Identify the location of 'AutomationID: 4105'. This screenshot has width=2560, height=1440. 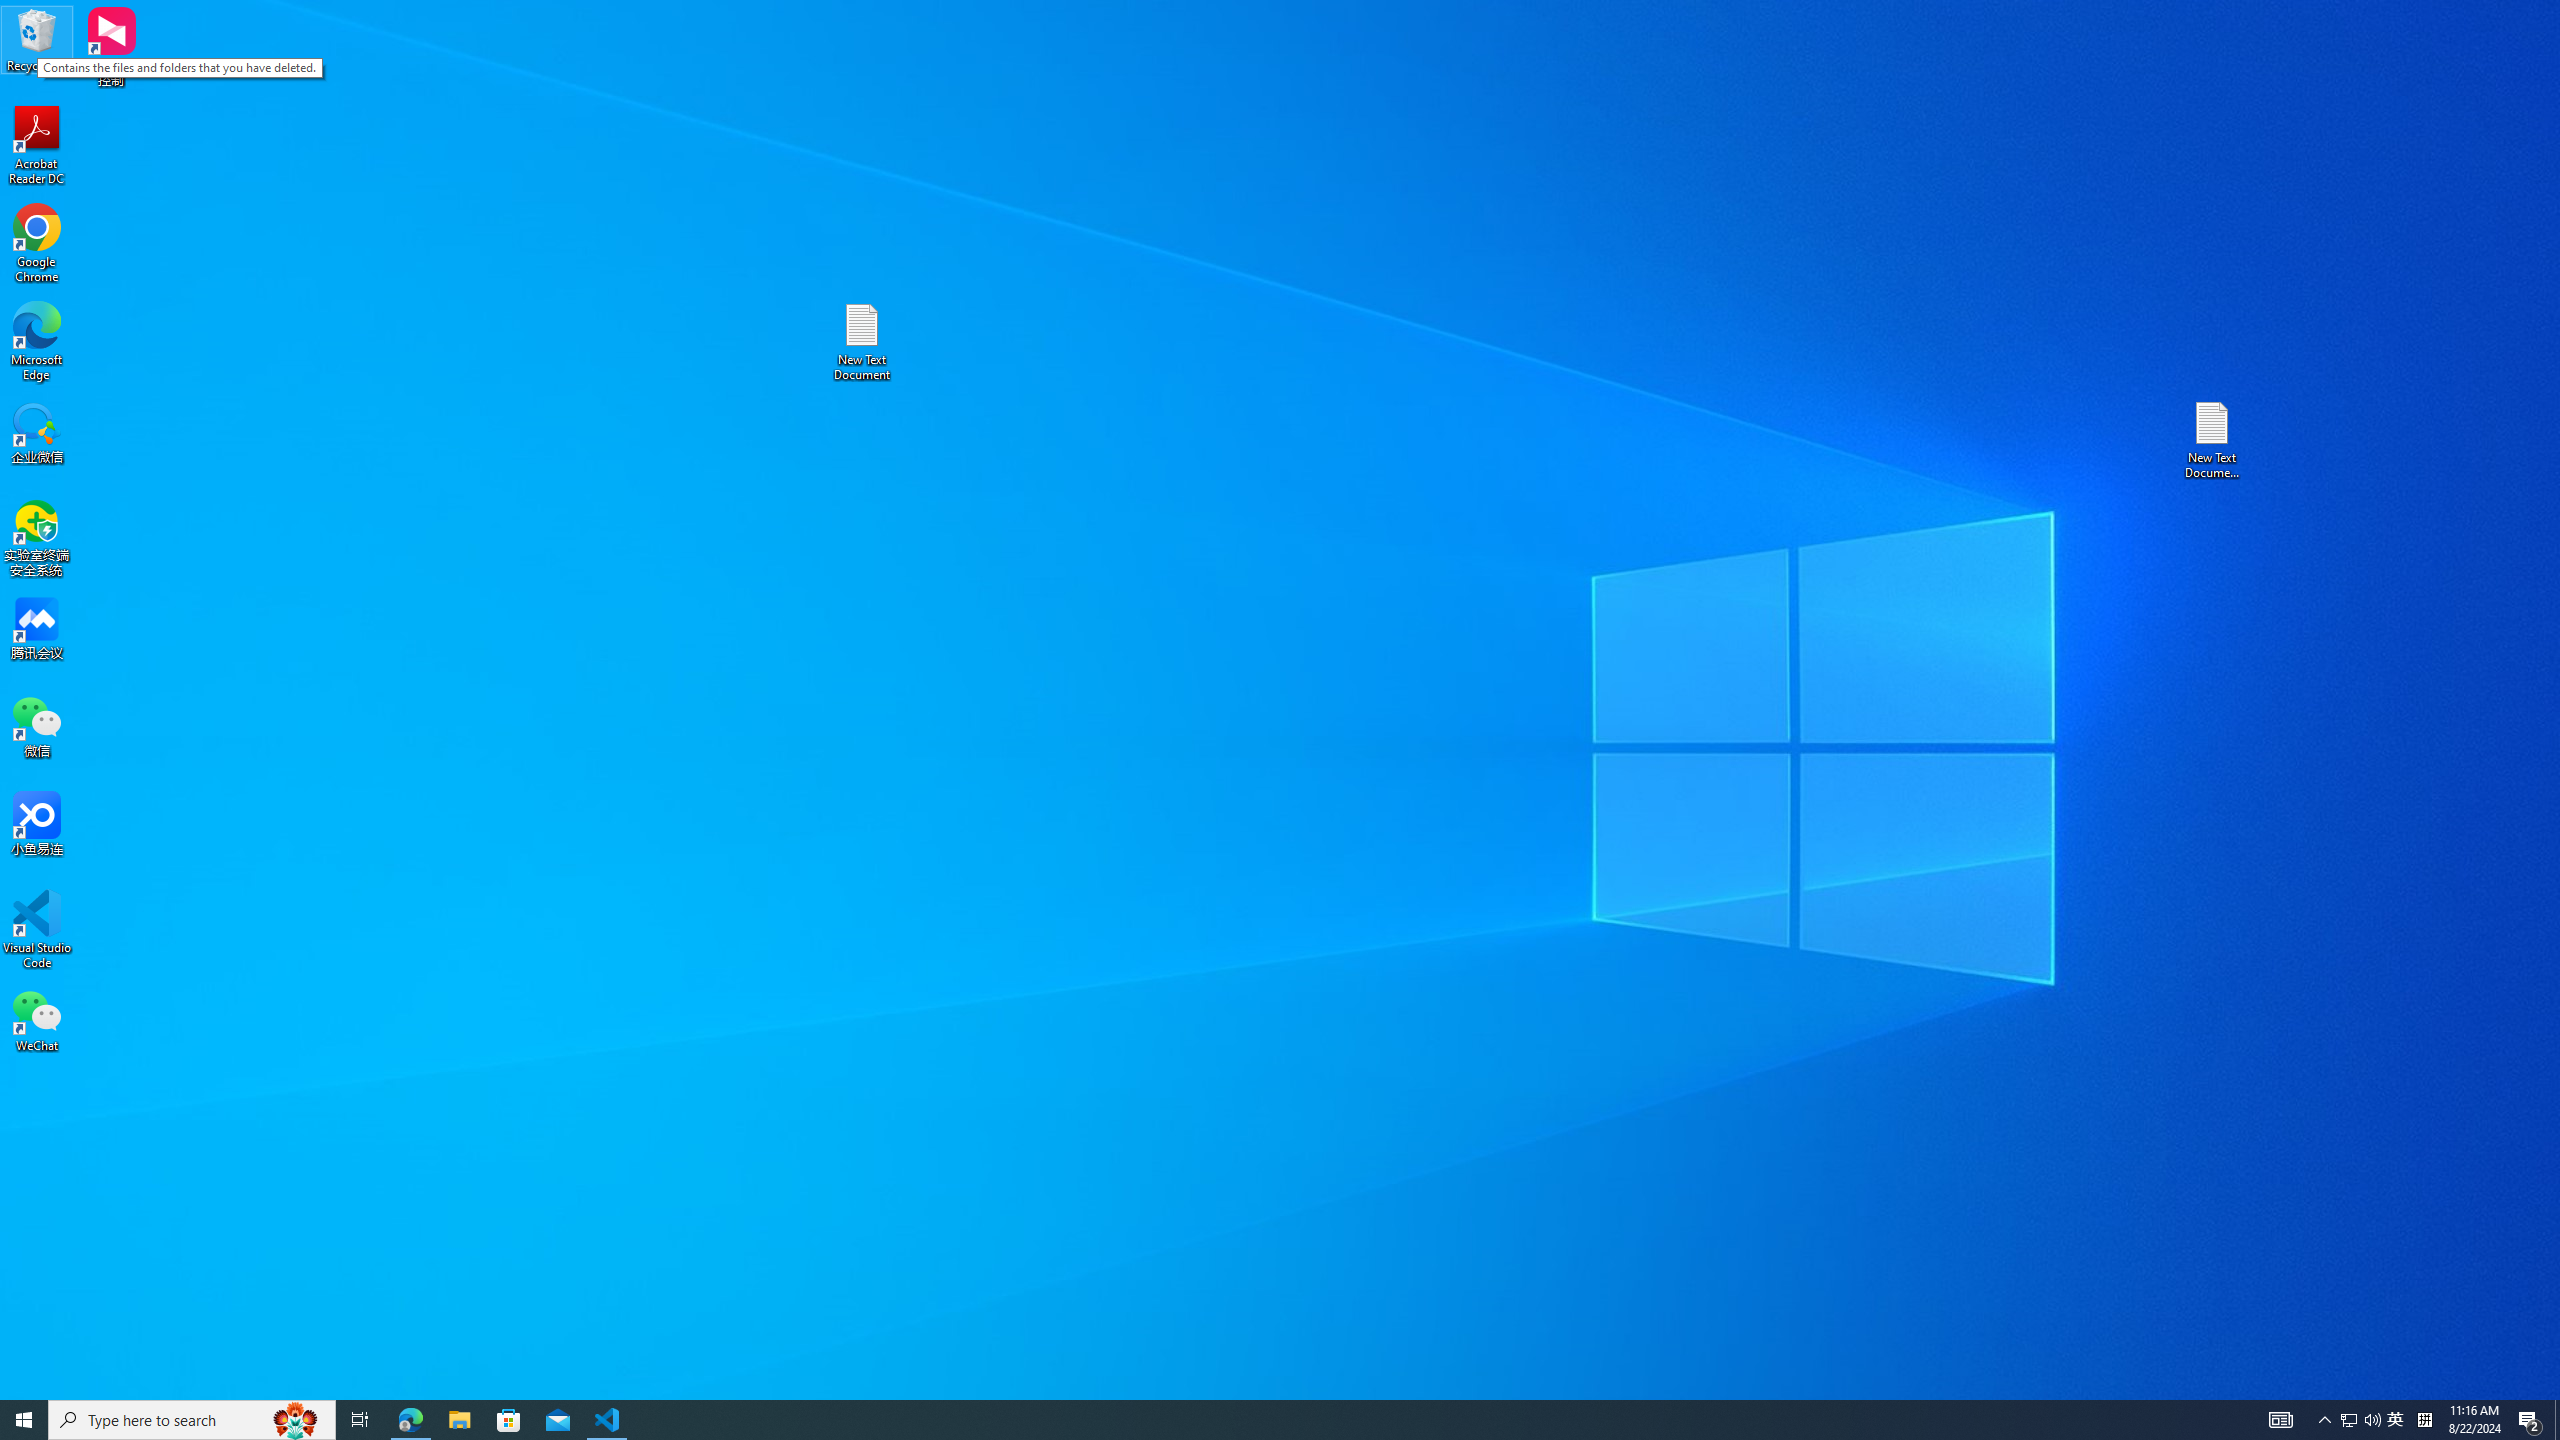
(2279, 1418).